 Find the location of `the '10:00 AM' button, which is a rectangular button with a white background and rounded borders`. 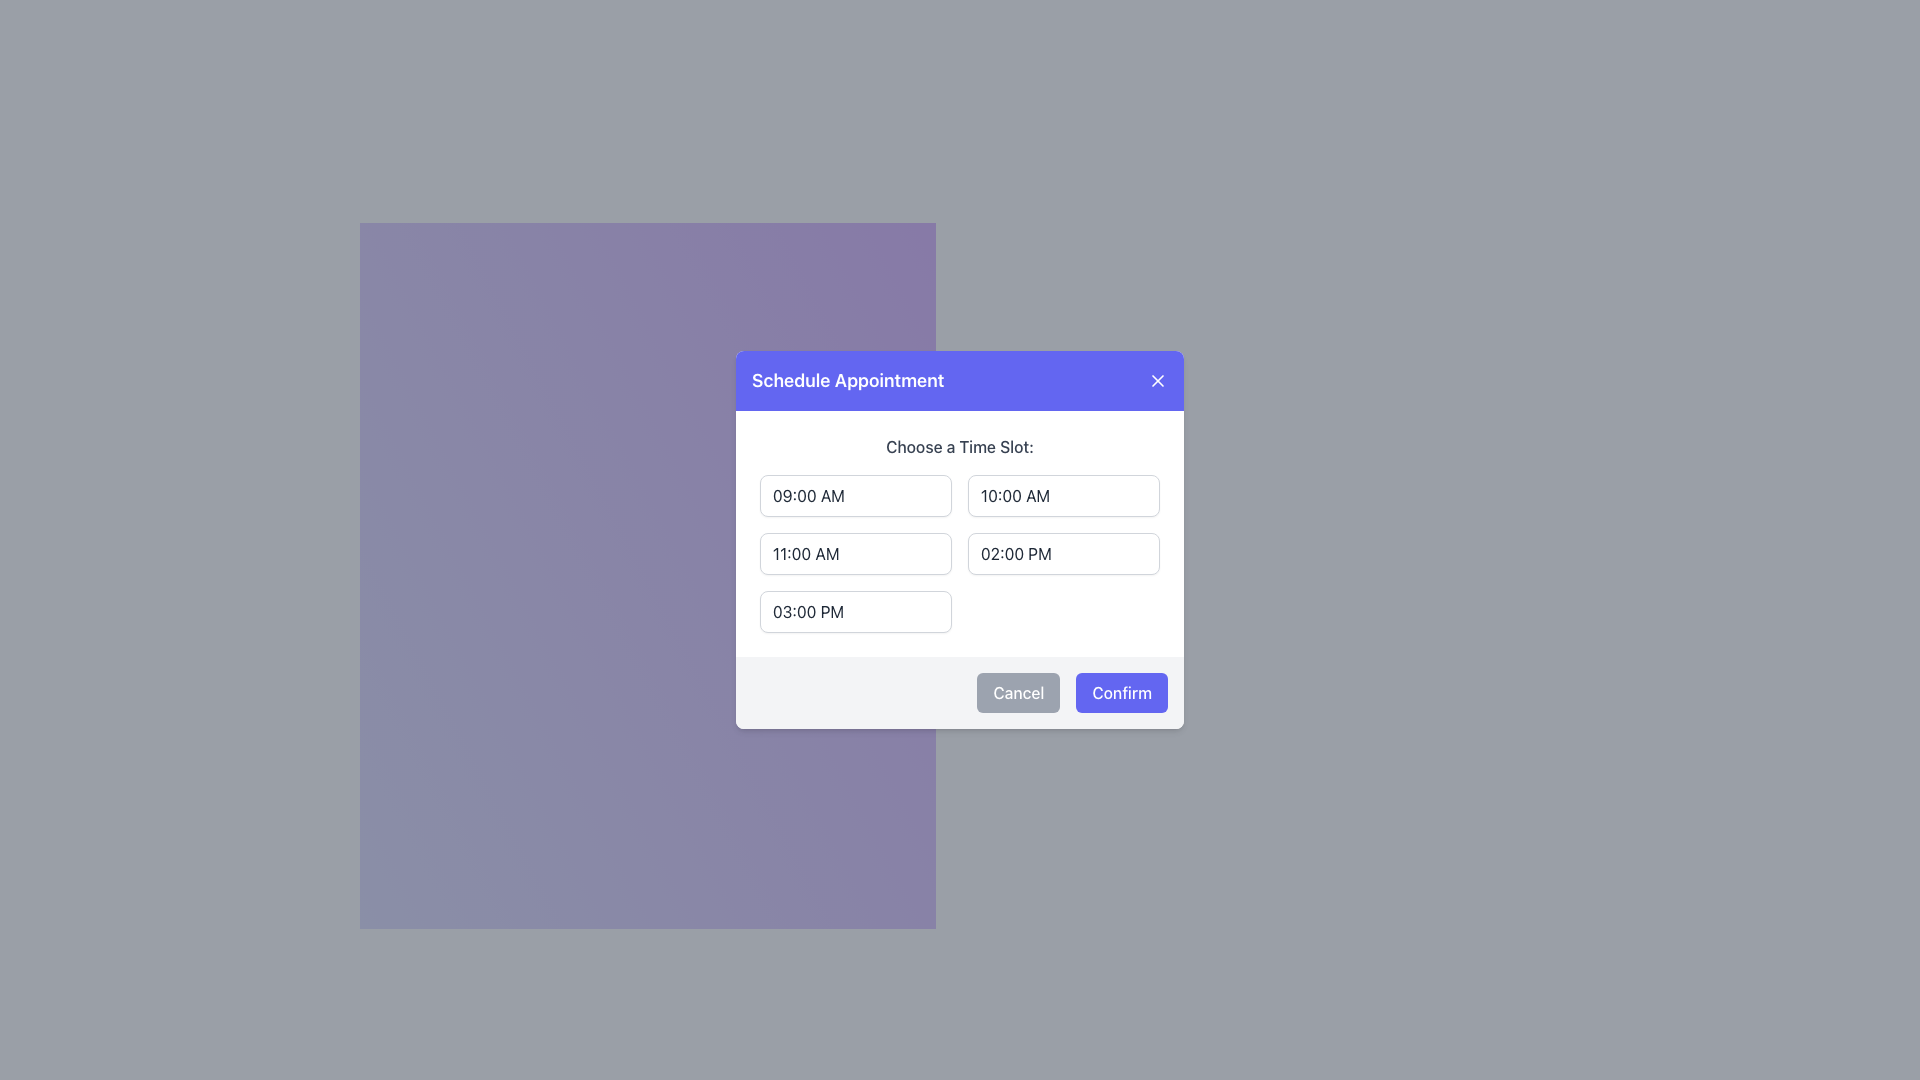

the '10:00 AM' button, which is a rectangular button with a white background and rounded borders is located at coordinates (1063, 495).